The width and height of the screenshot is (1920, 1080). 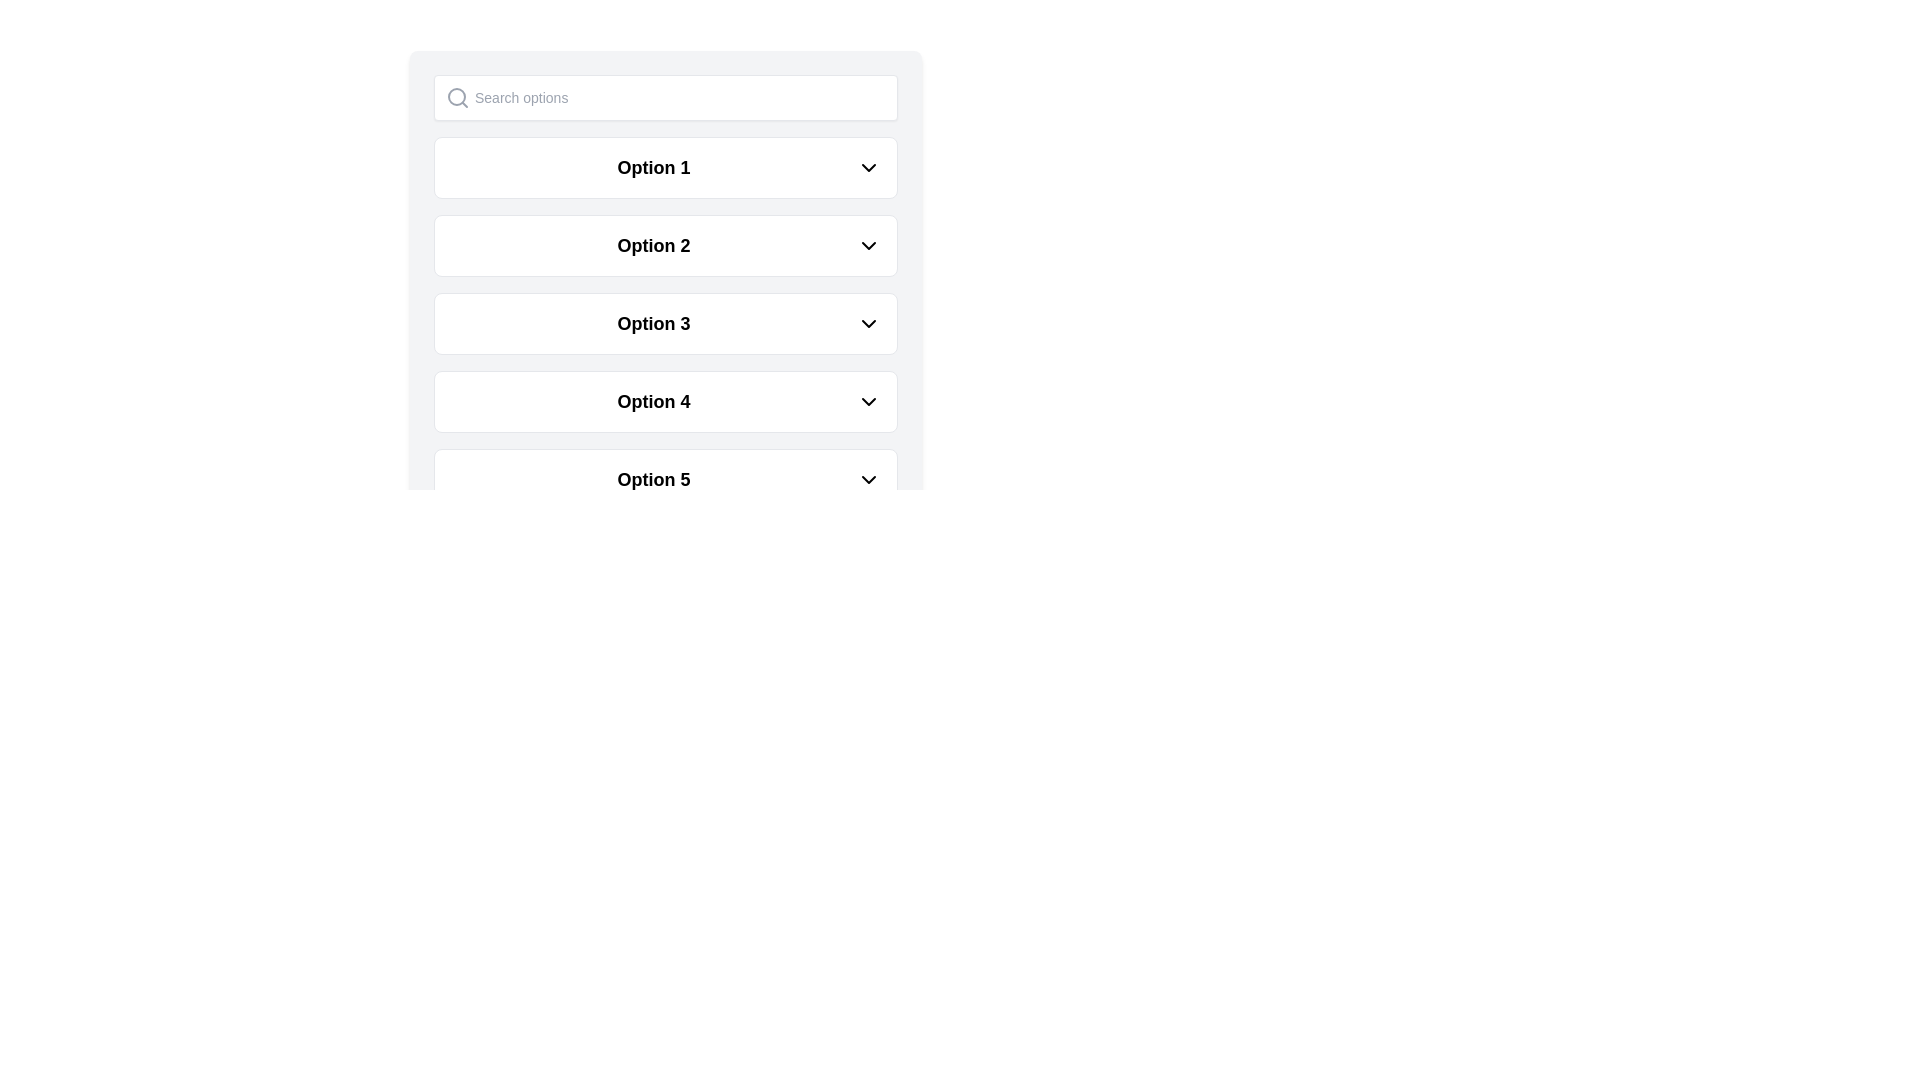 What do you see at coordinates (653, 167) in the screenshot?
I see `the 'Option 1' text label in the dropdown list` at bounding box center [653, 167].